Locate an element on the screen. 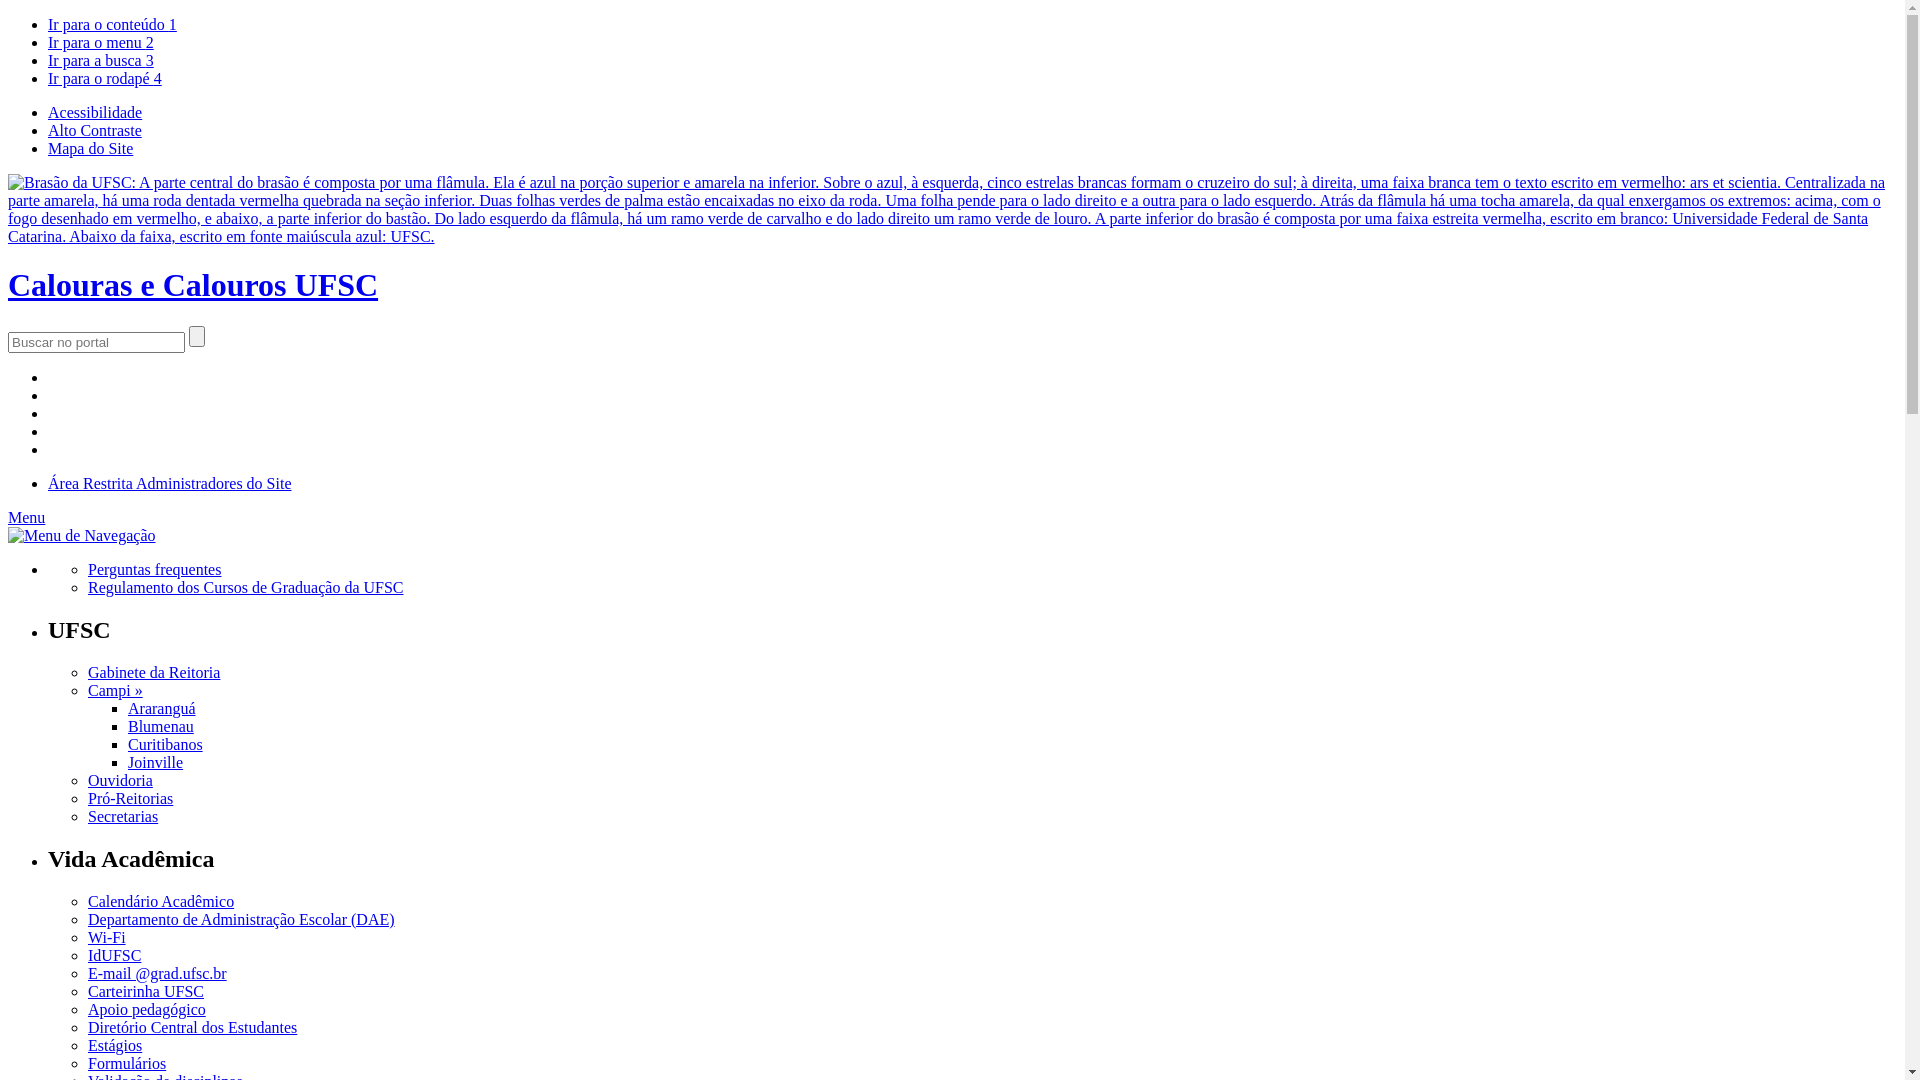 The width and height of the screenshot is (1920, 1080). 'Acessibilidade' is located at coordinates (94, 112).